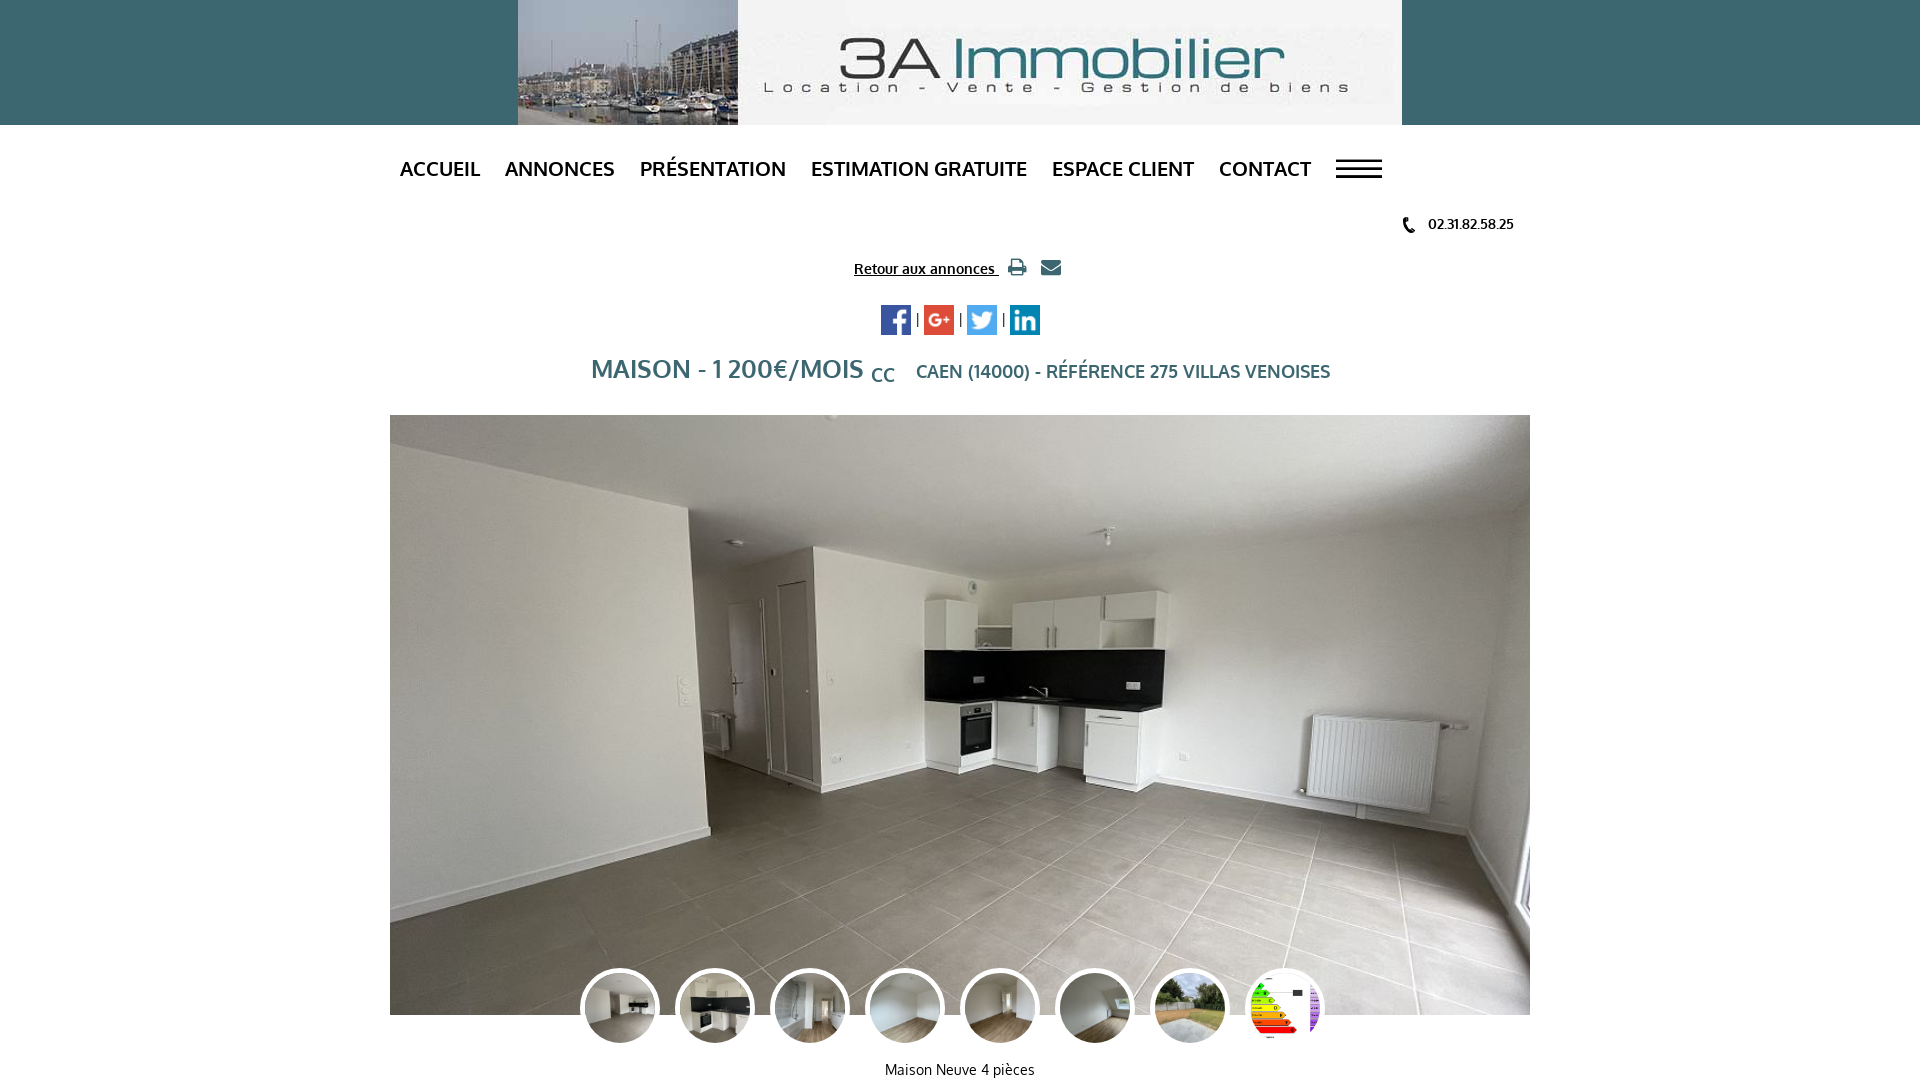 Image resolution: width=1920 pixels, height=1080 pixels. What do you see at coordinates (1123, 167) in the screenshot?
I see `'ESPACE CLIENT'` at bounding box center [1123, 167].